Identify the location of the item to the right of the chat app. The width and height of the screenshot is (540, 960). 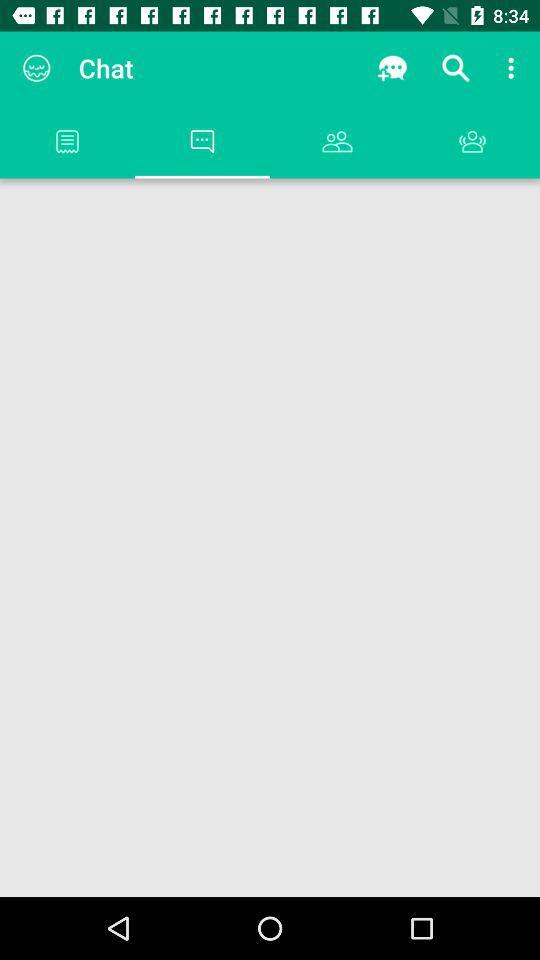
(393, 68).